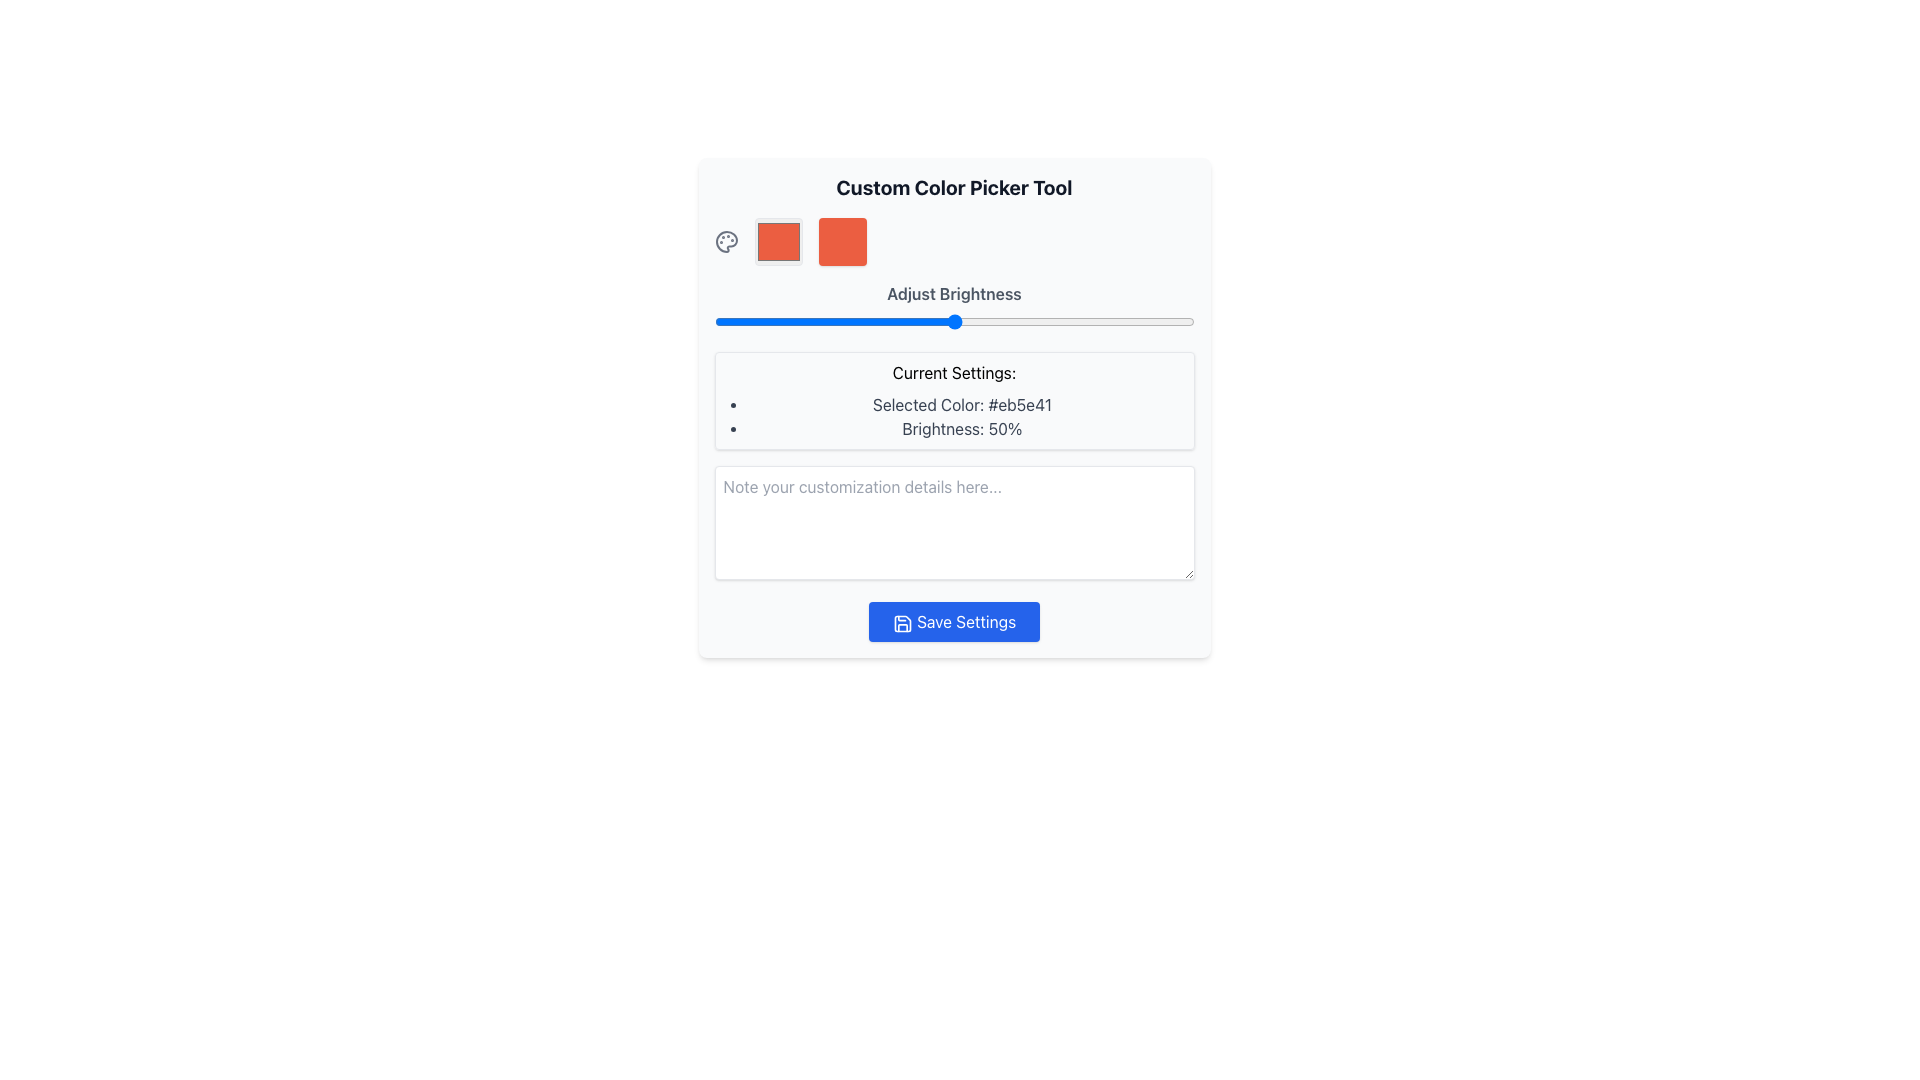 This screenshot has width=1920, height=1080. What do you see at coordinates (1189, 320) in the screenshot?
I see `the brightness` at bounding box center [1189, 320].